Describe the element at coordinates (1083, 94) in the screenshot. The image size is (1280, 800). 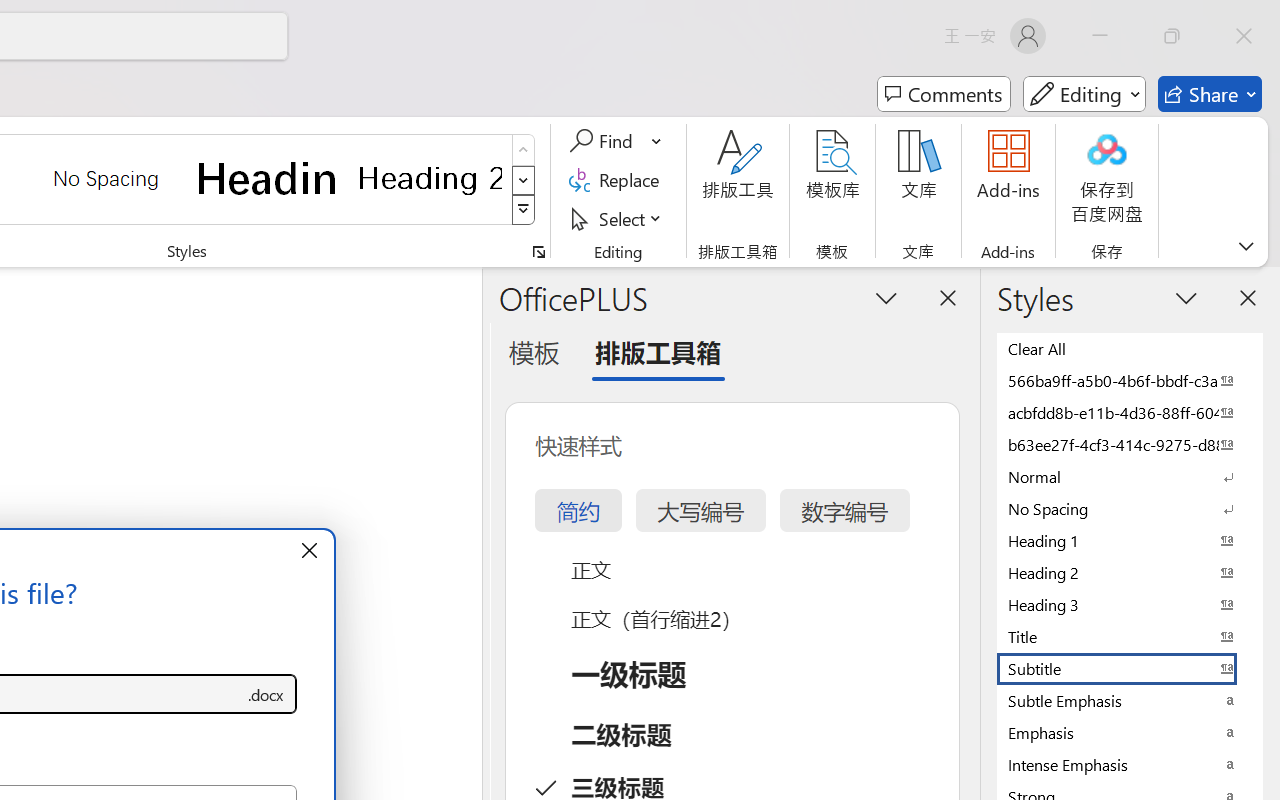
I see `'Mode'` at that location.